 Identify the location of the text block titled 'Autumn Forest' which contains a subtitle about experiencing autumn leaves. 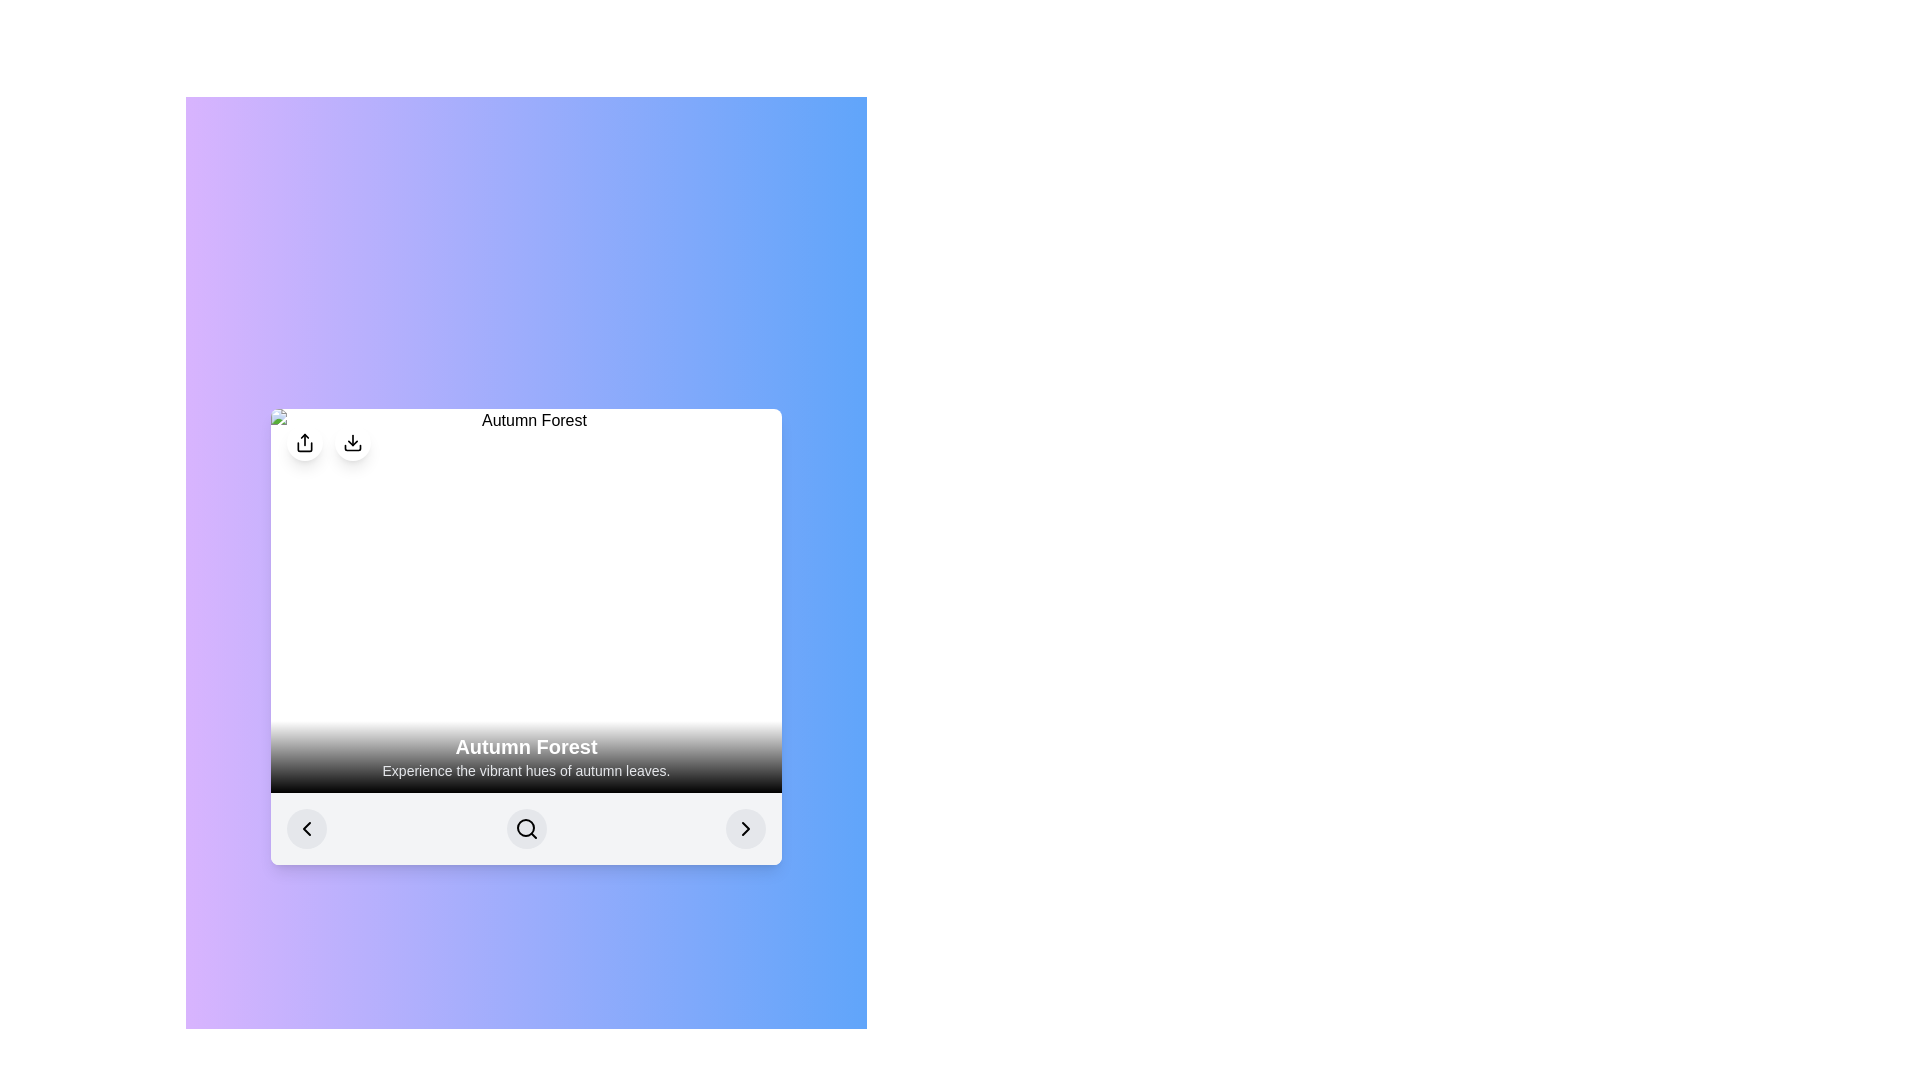
(526, 756).